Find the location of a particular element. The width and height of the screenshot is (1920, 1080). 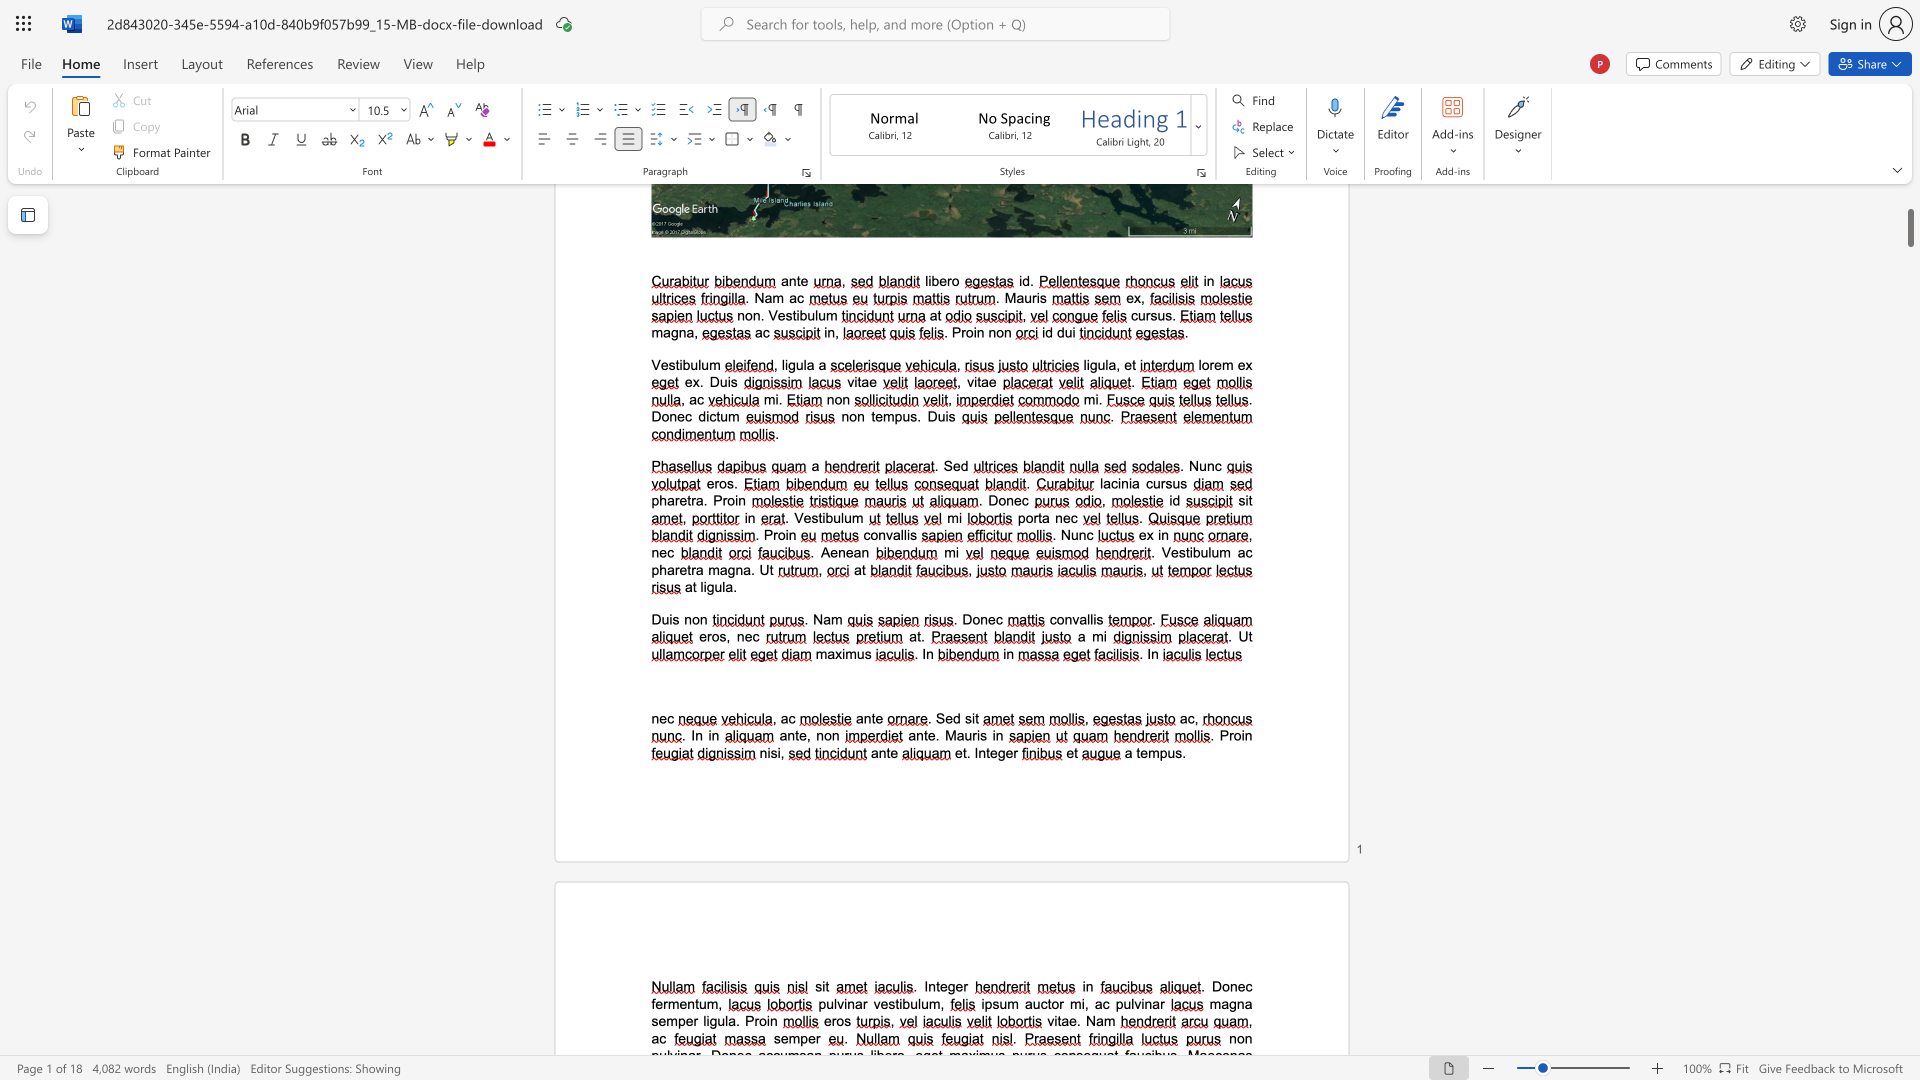

the 1th character "N" in the text is located at coordinates (1090, 1021).